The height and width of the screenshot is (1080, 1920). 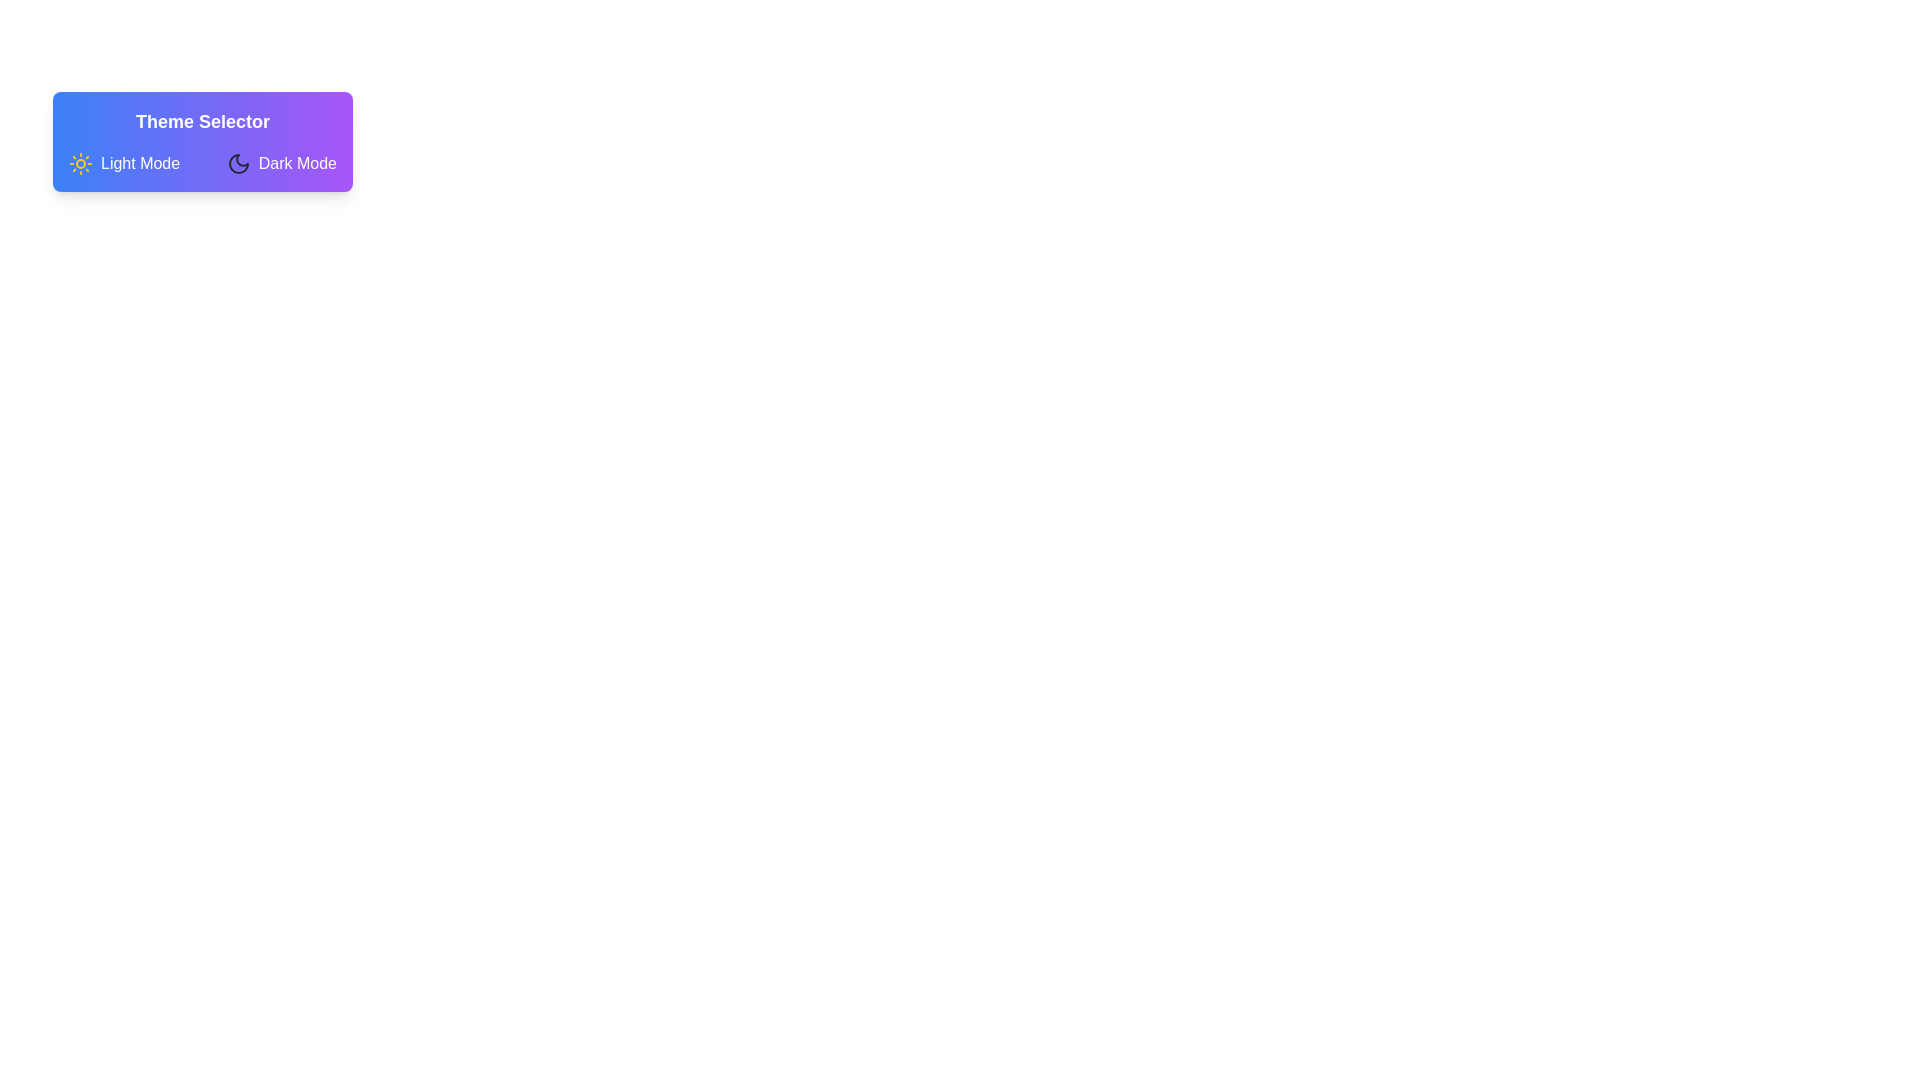 What do you see at coordinates (202, 163) in the screenshot?
I see `the Combined toggle switch labeled 'Theme Selector' to change the theme between light and dark modes` at bounding box center [202, 163].